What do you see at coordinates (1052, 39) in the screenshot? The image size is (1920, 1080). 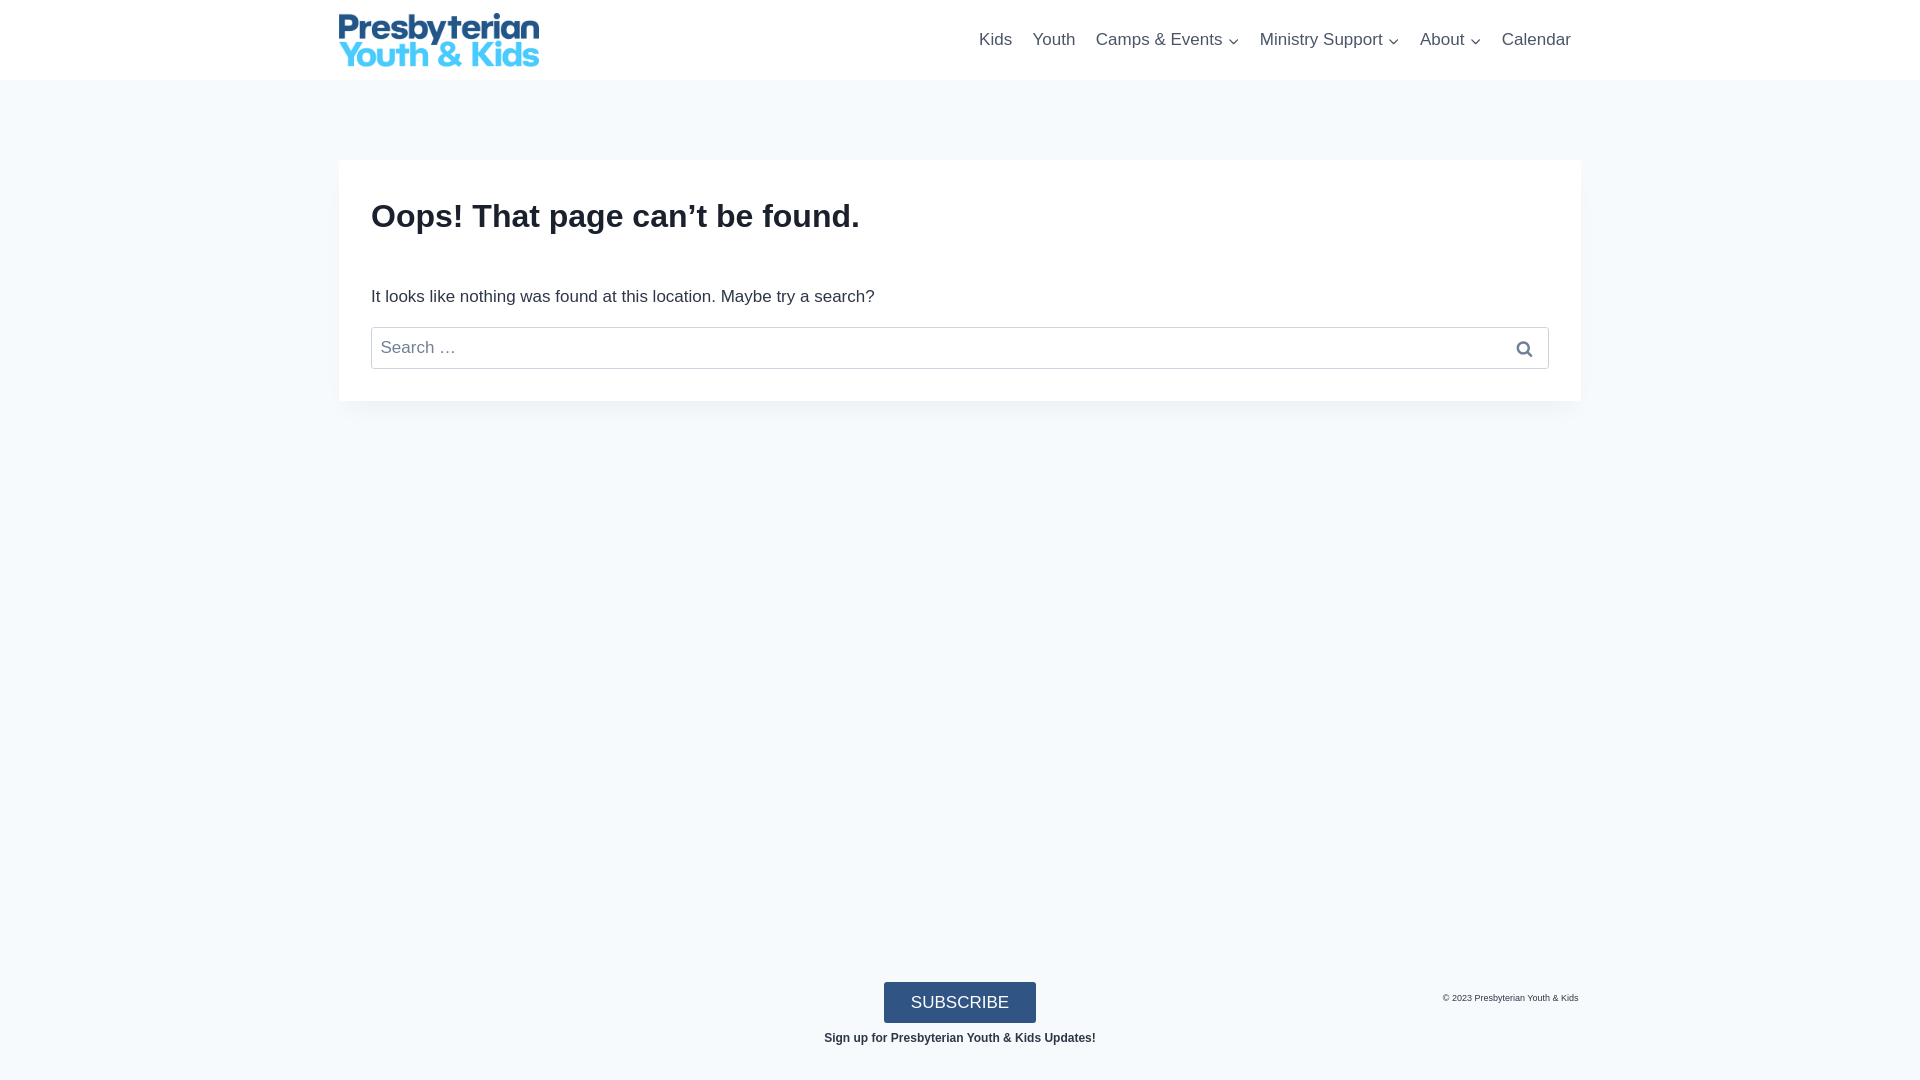 I see `'Youth'` at bounding box center [1052, 39].